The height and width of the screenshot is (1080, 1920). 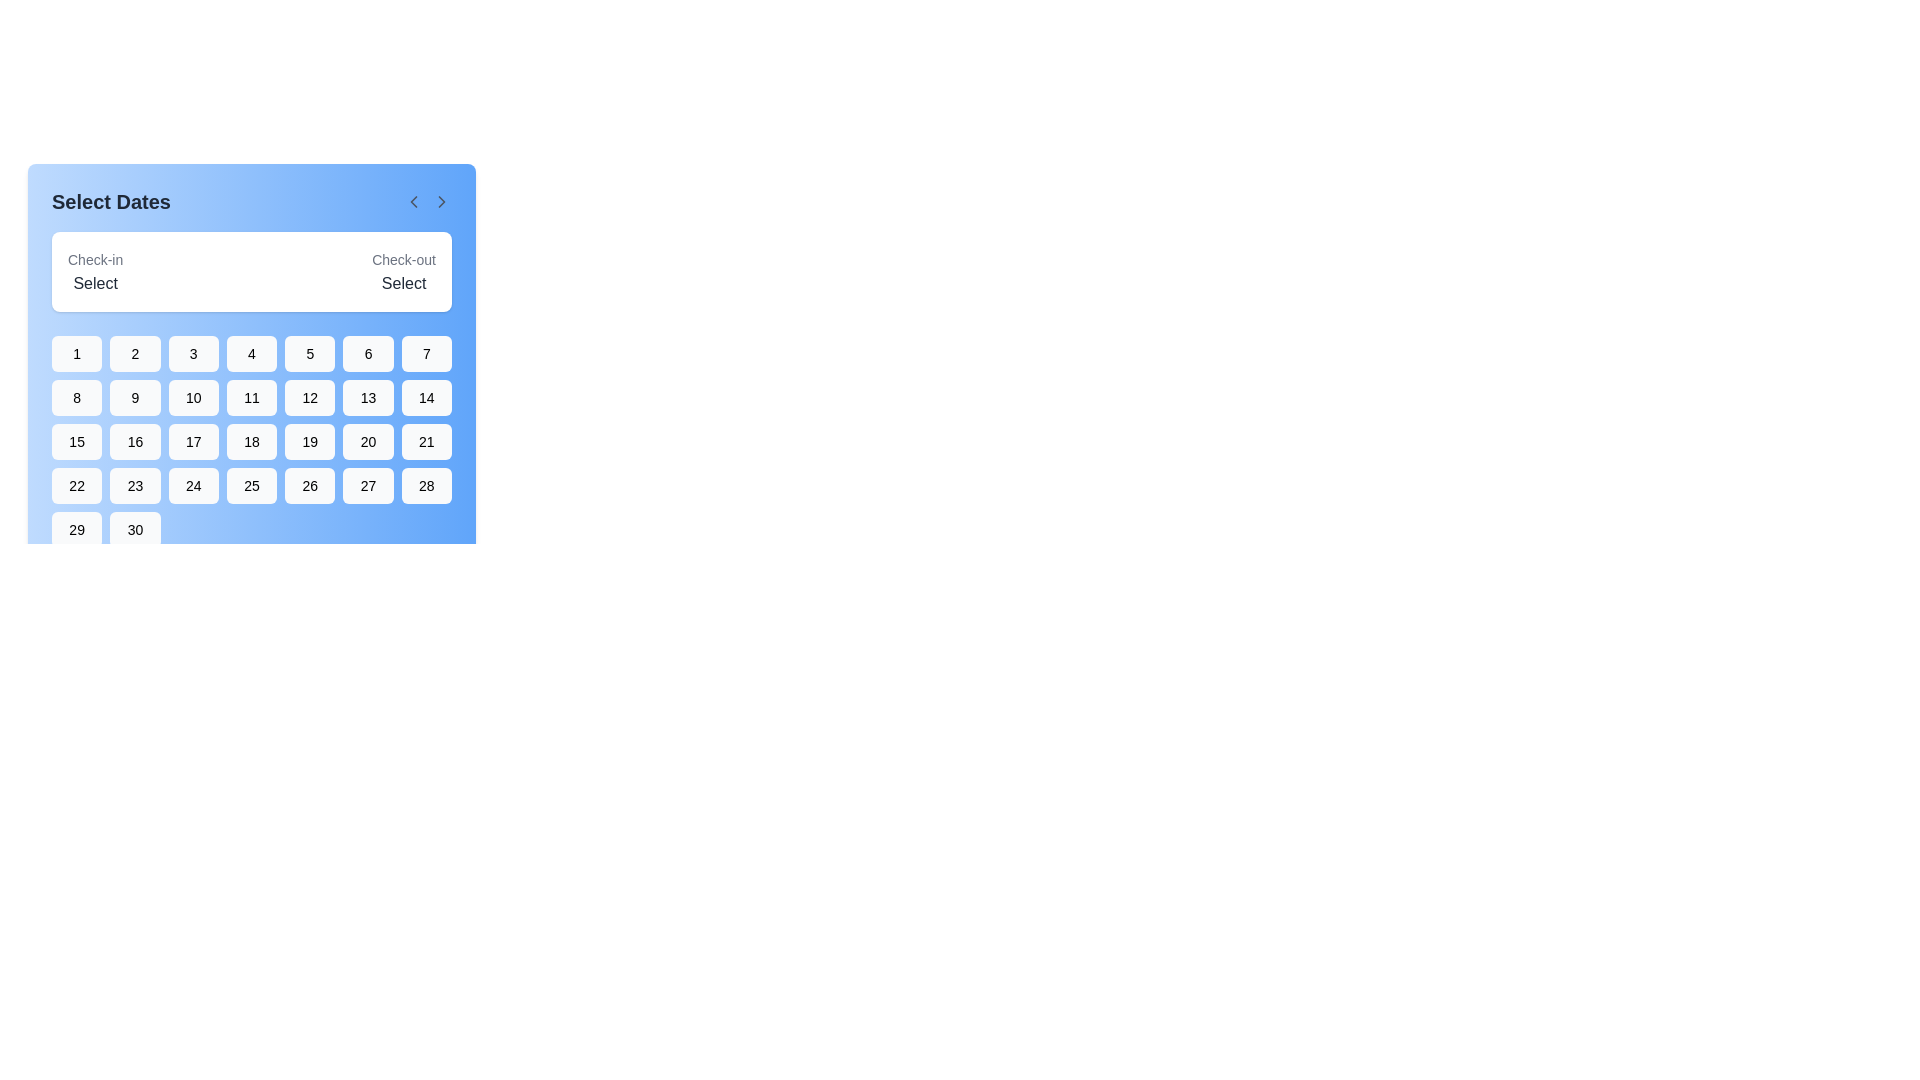 I want to click on the button representing the date '1' in the first column of the first row, so click(x=77, y=353).